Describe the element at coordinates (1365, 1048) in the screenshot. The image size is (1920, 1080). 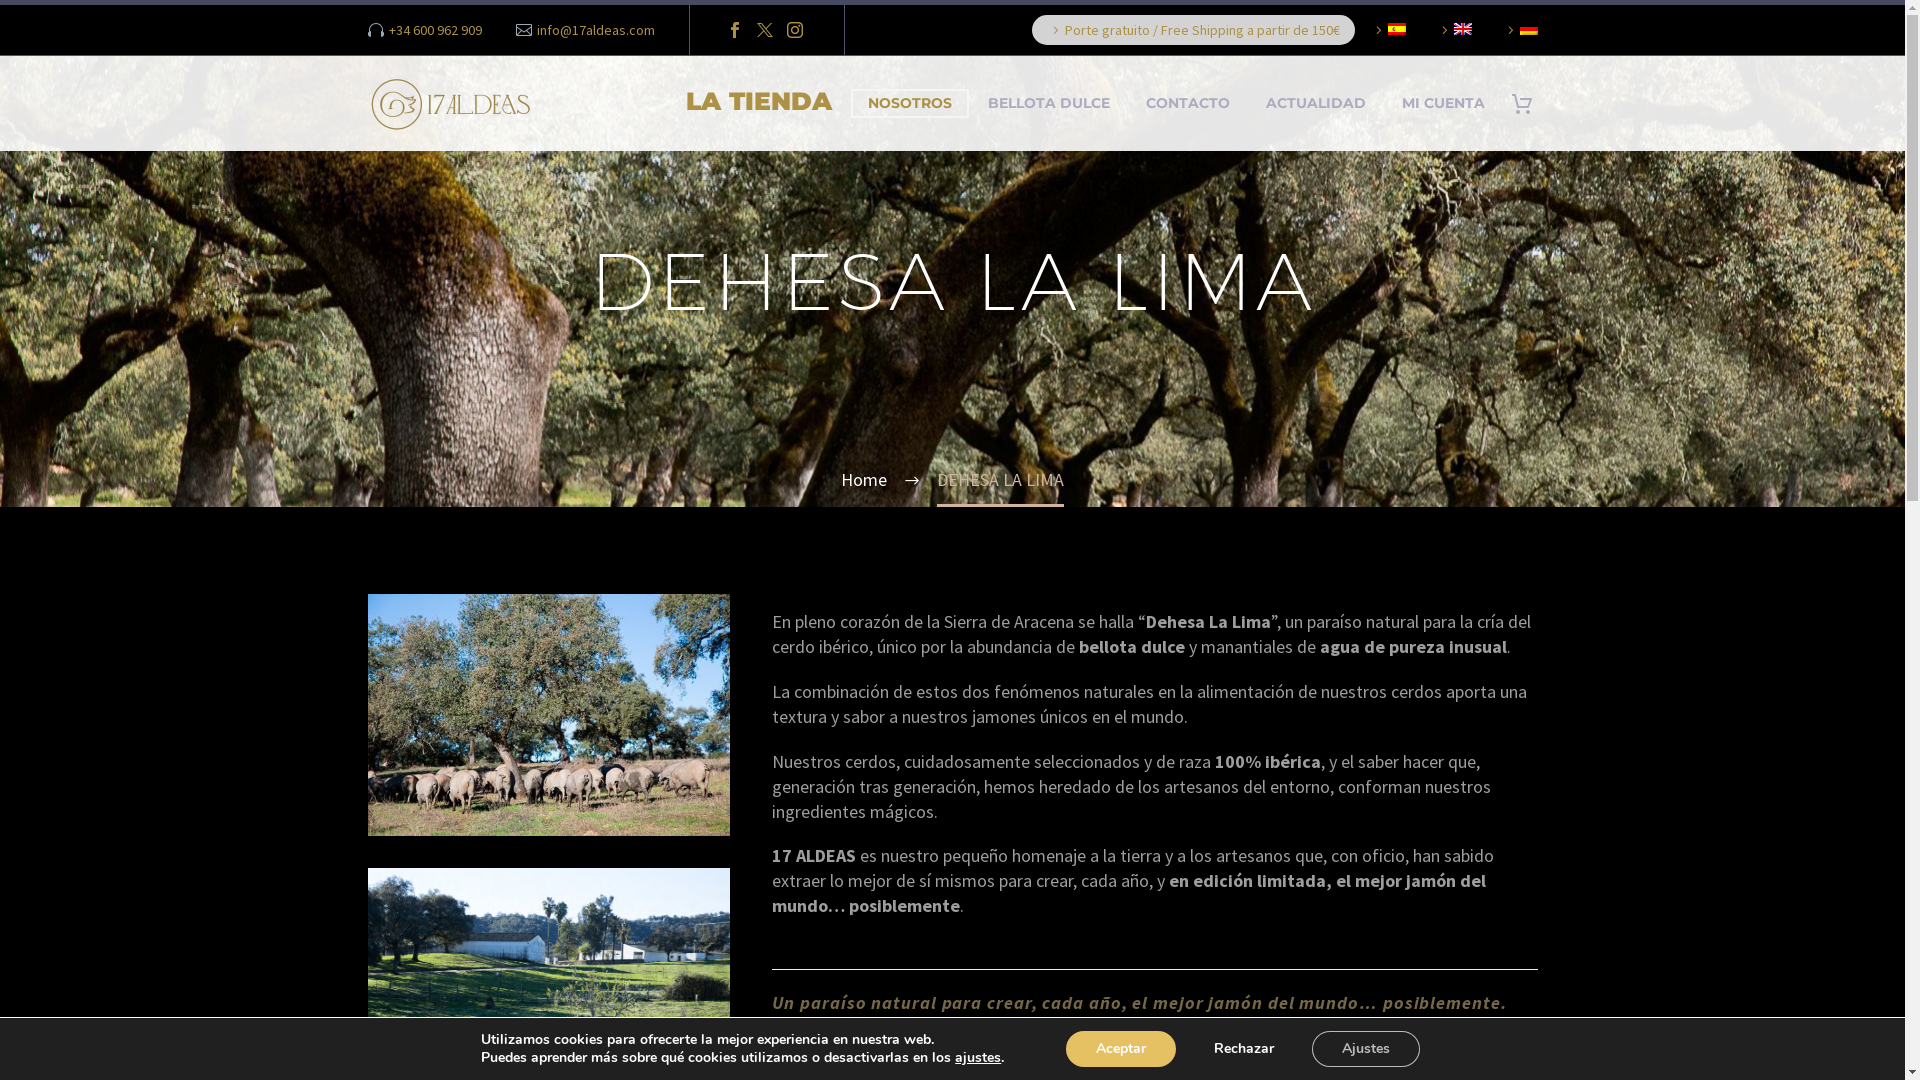
I see `'Ajustes'` at that location.